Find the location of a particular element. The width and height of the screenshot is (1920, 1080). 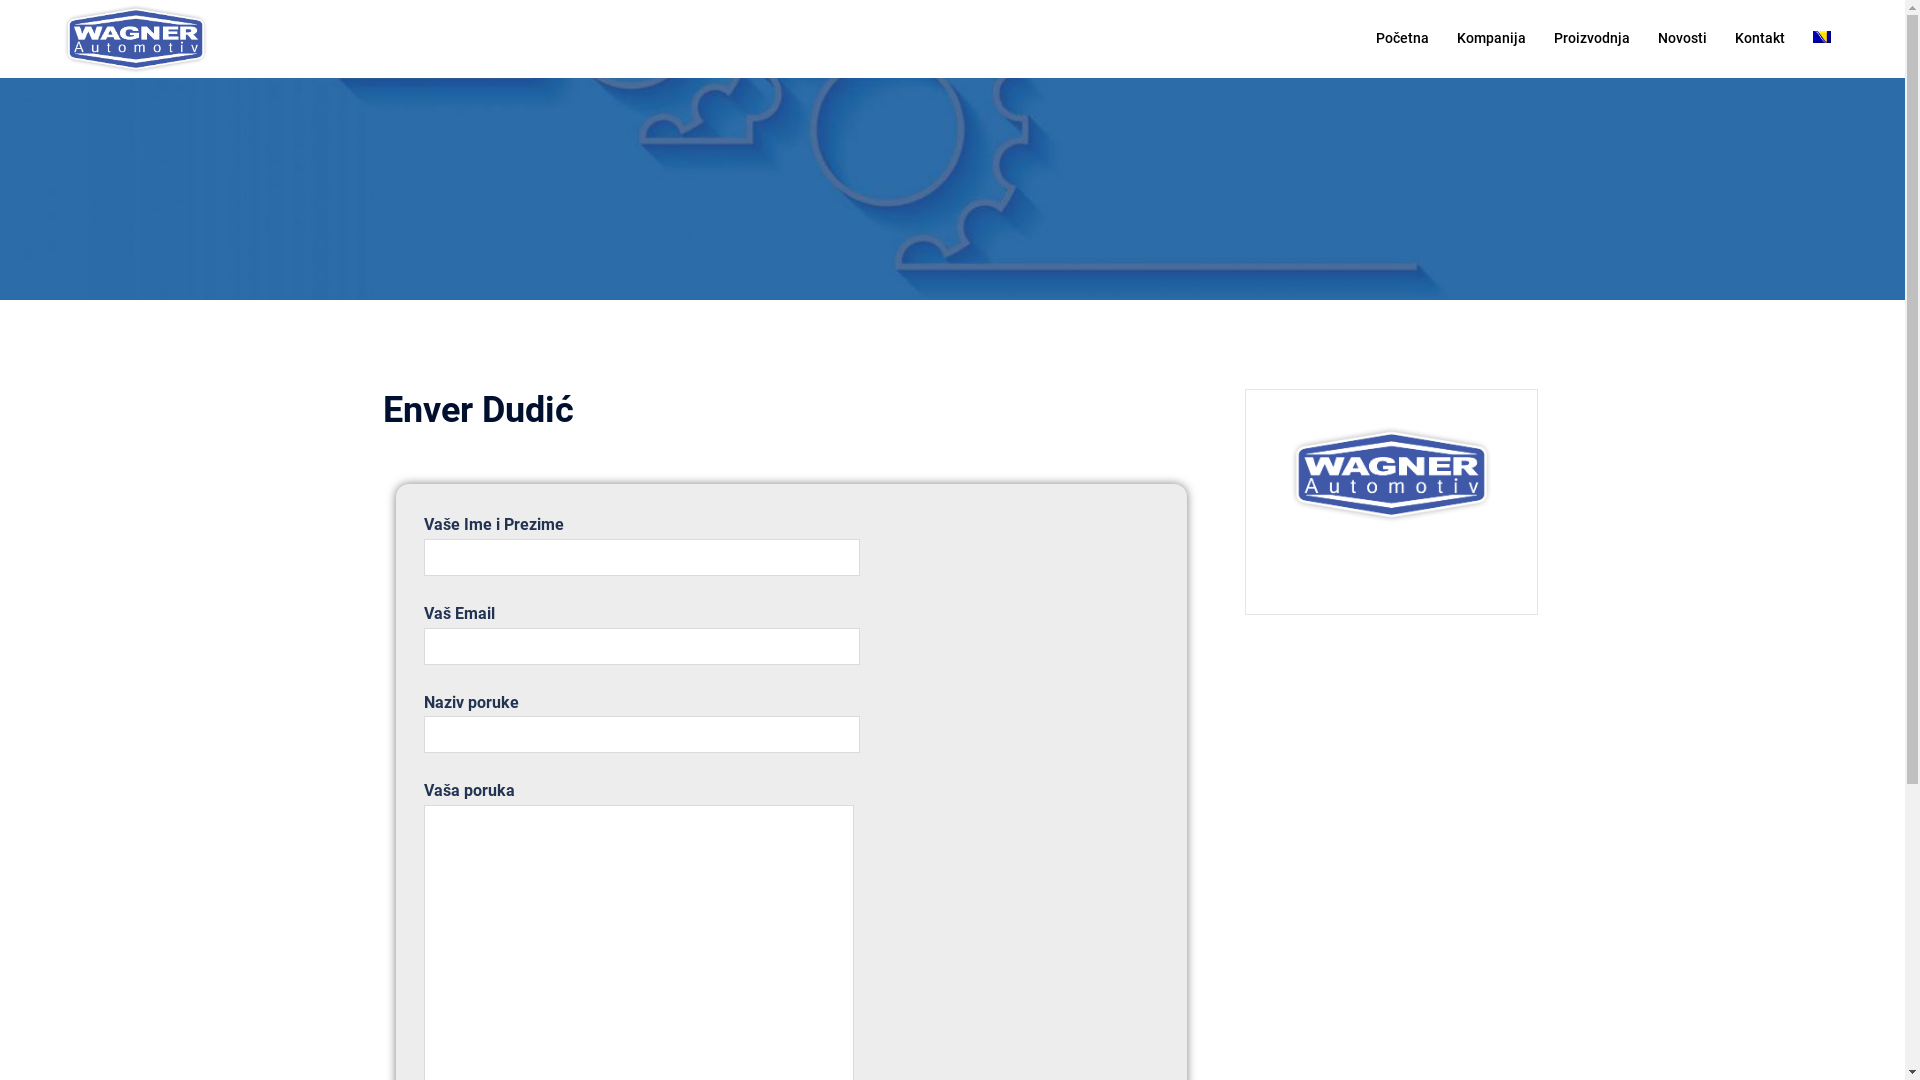

'Kontakt' is located at coordinates (1760, 38).